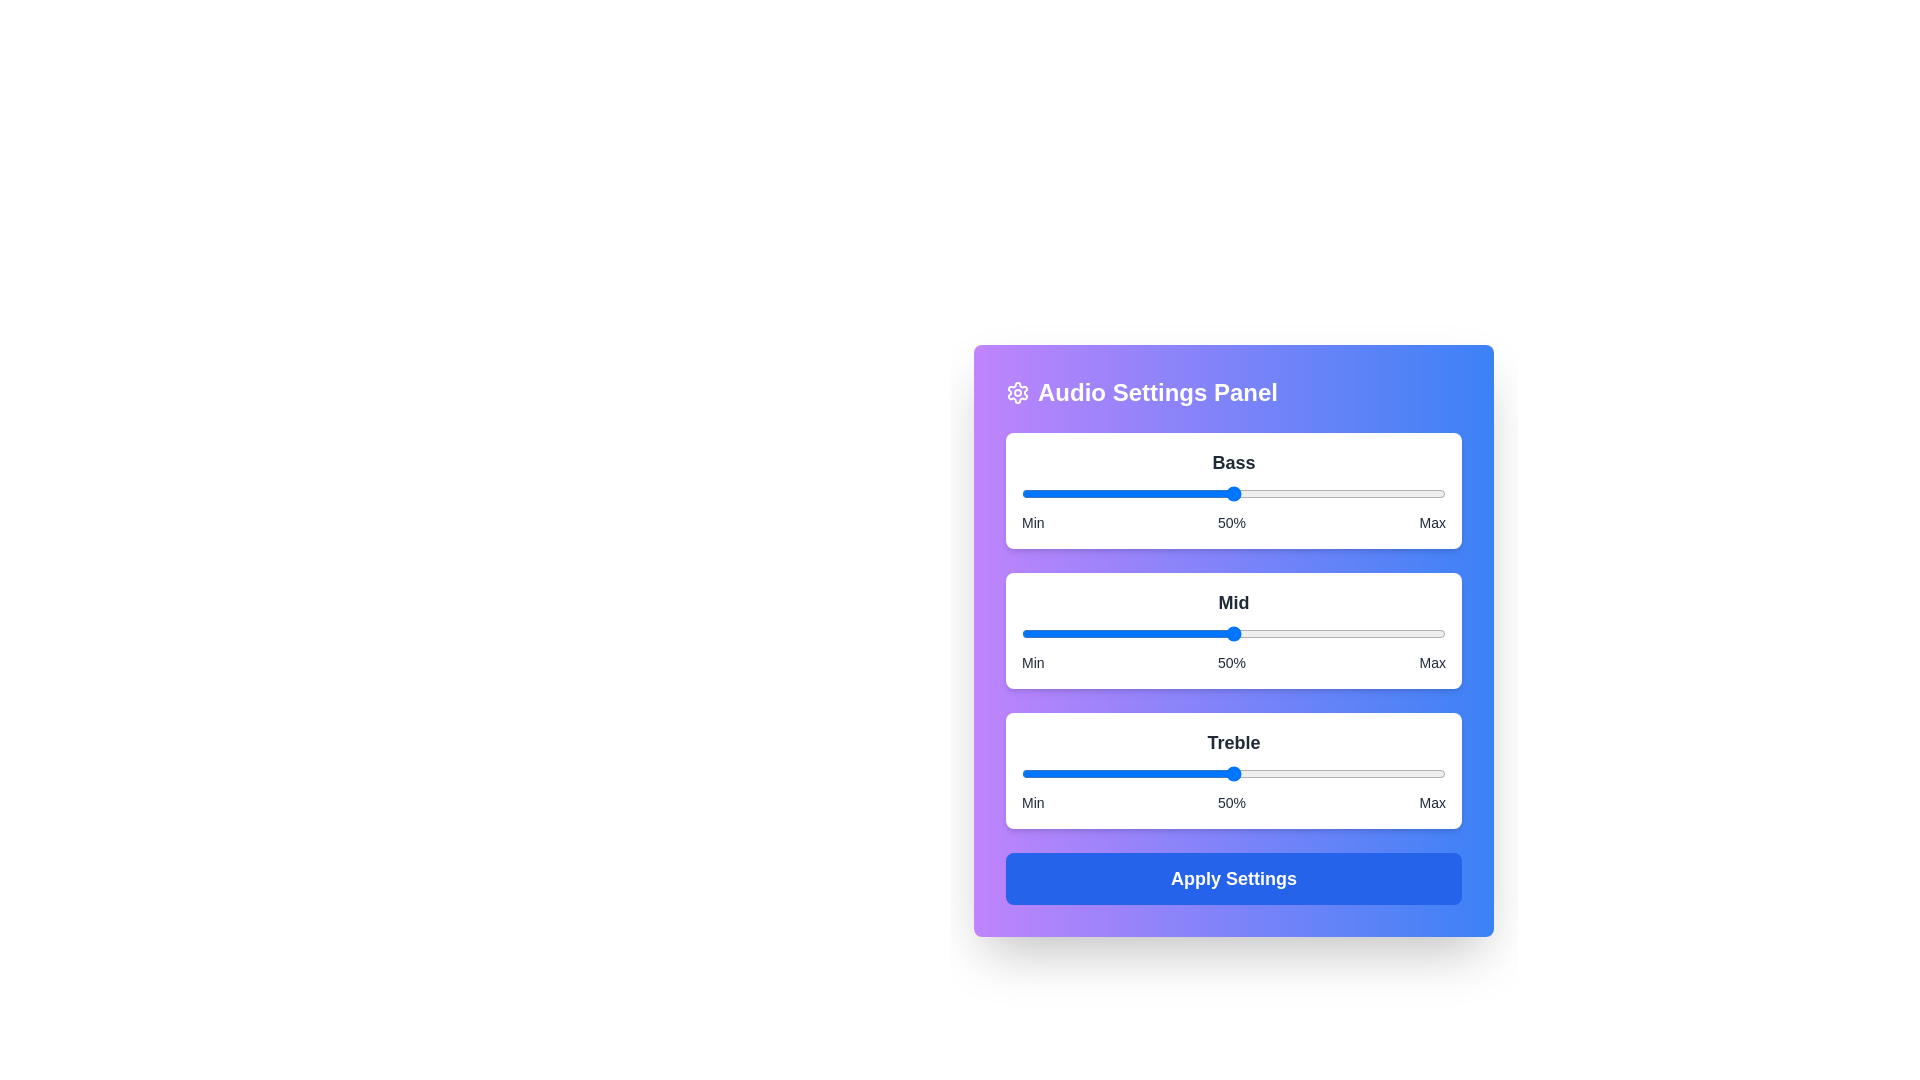 The image size is (1920, 1080). What do you see at coordinates (1017, 393) in the screenshot?
I see `the settings icon located at the top-left corner of the Audio Settings Panel, adjacent to the text 'Audio Settings Panel'` at bounding box center [1017, 393].